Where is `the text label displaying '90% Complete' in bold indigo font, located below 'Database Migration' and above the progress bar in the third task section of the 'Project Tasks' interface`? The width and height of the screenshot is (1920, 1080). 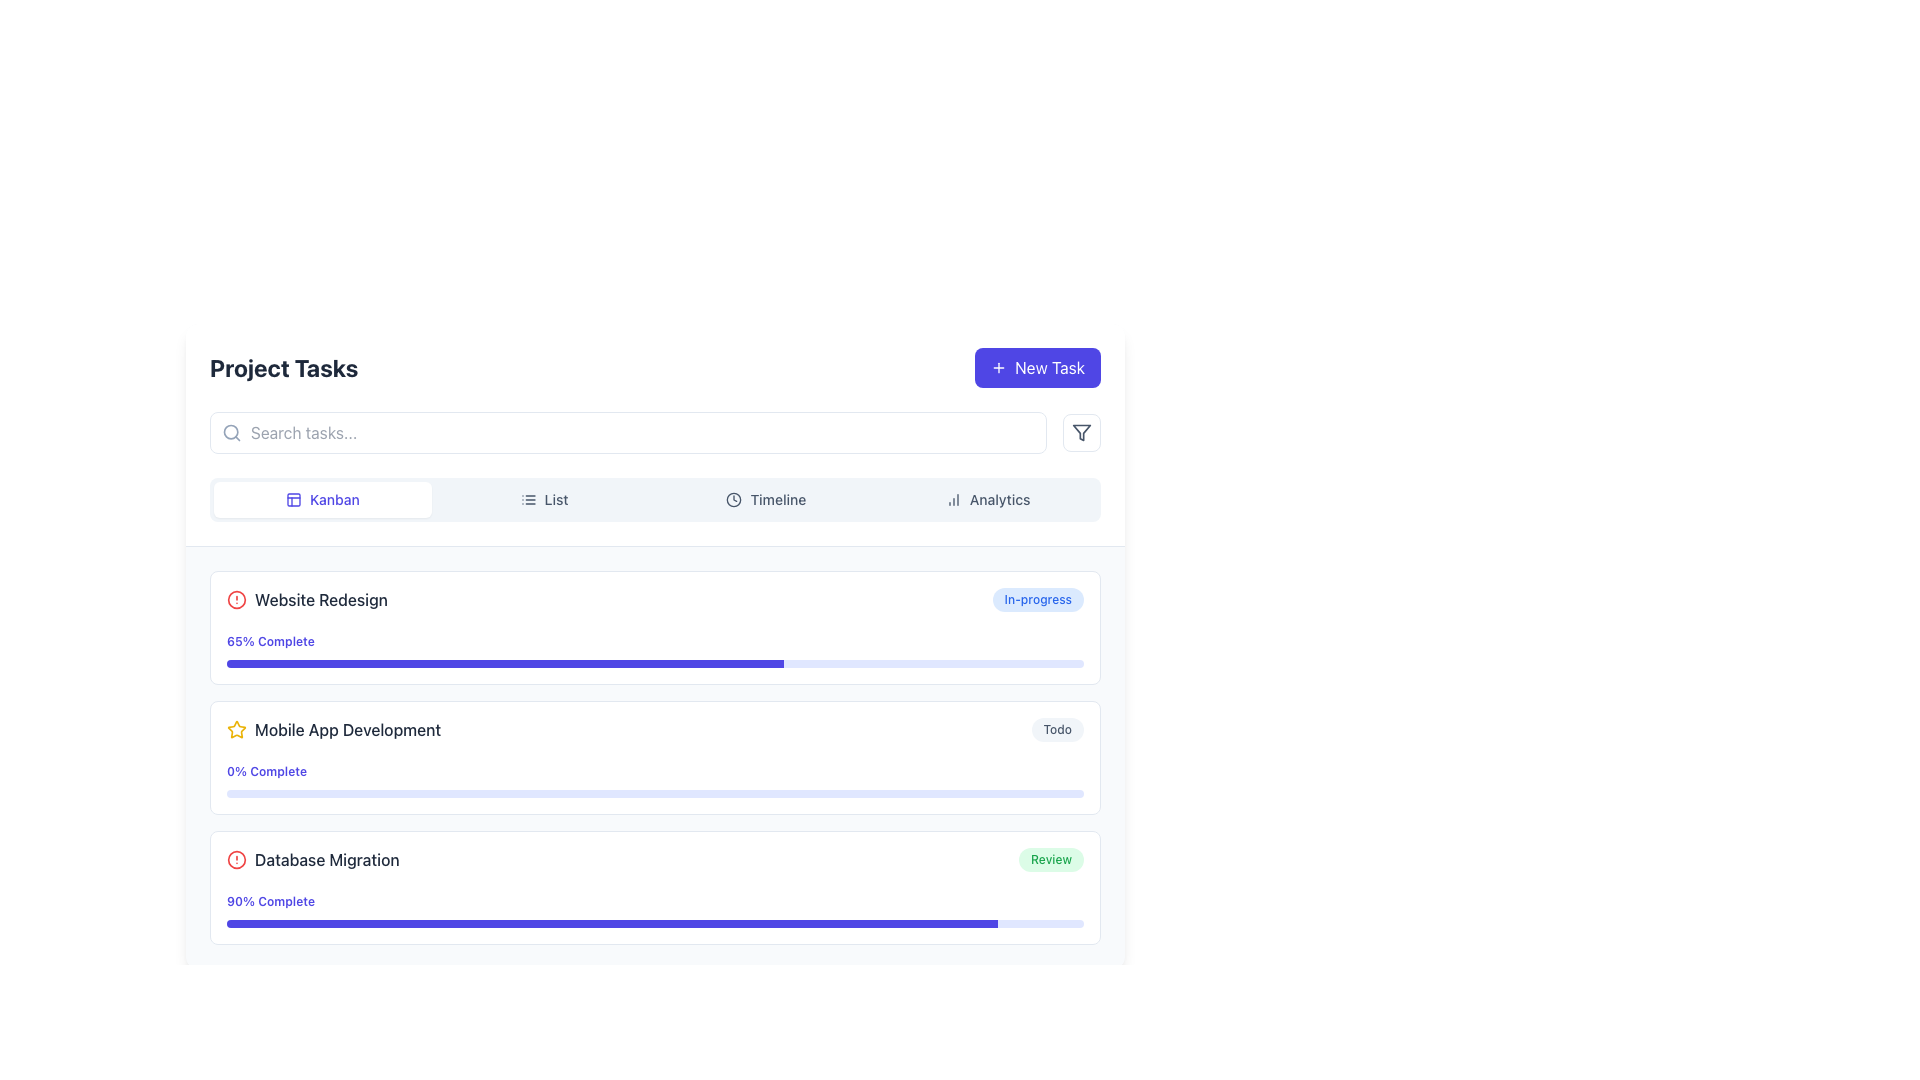
the text label displaying '90% Complete' in bold indigo font, located below 'Database Migration' and above the progress bar in the third task section of the 'Project Tasks' interface is located at coordinates (270, 902).